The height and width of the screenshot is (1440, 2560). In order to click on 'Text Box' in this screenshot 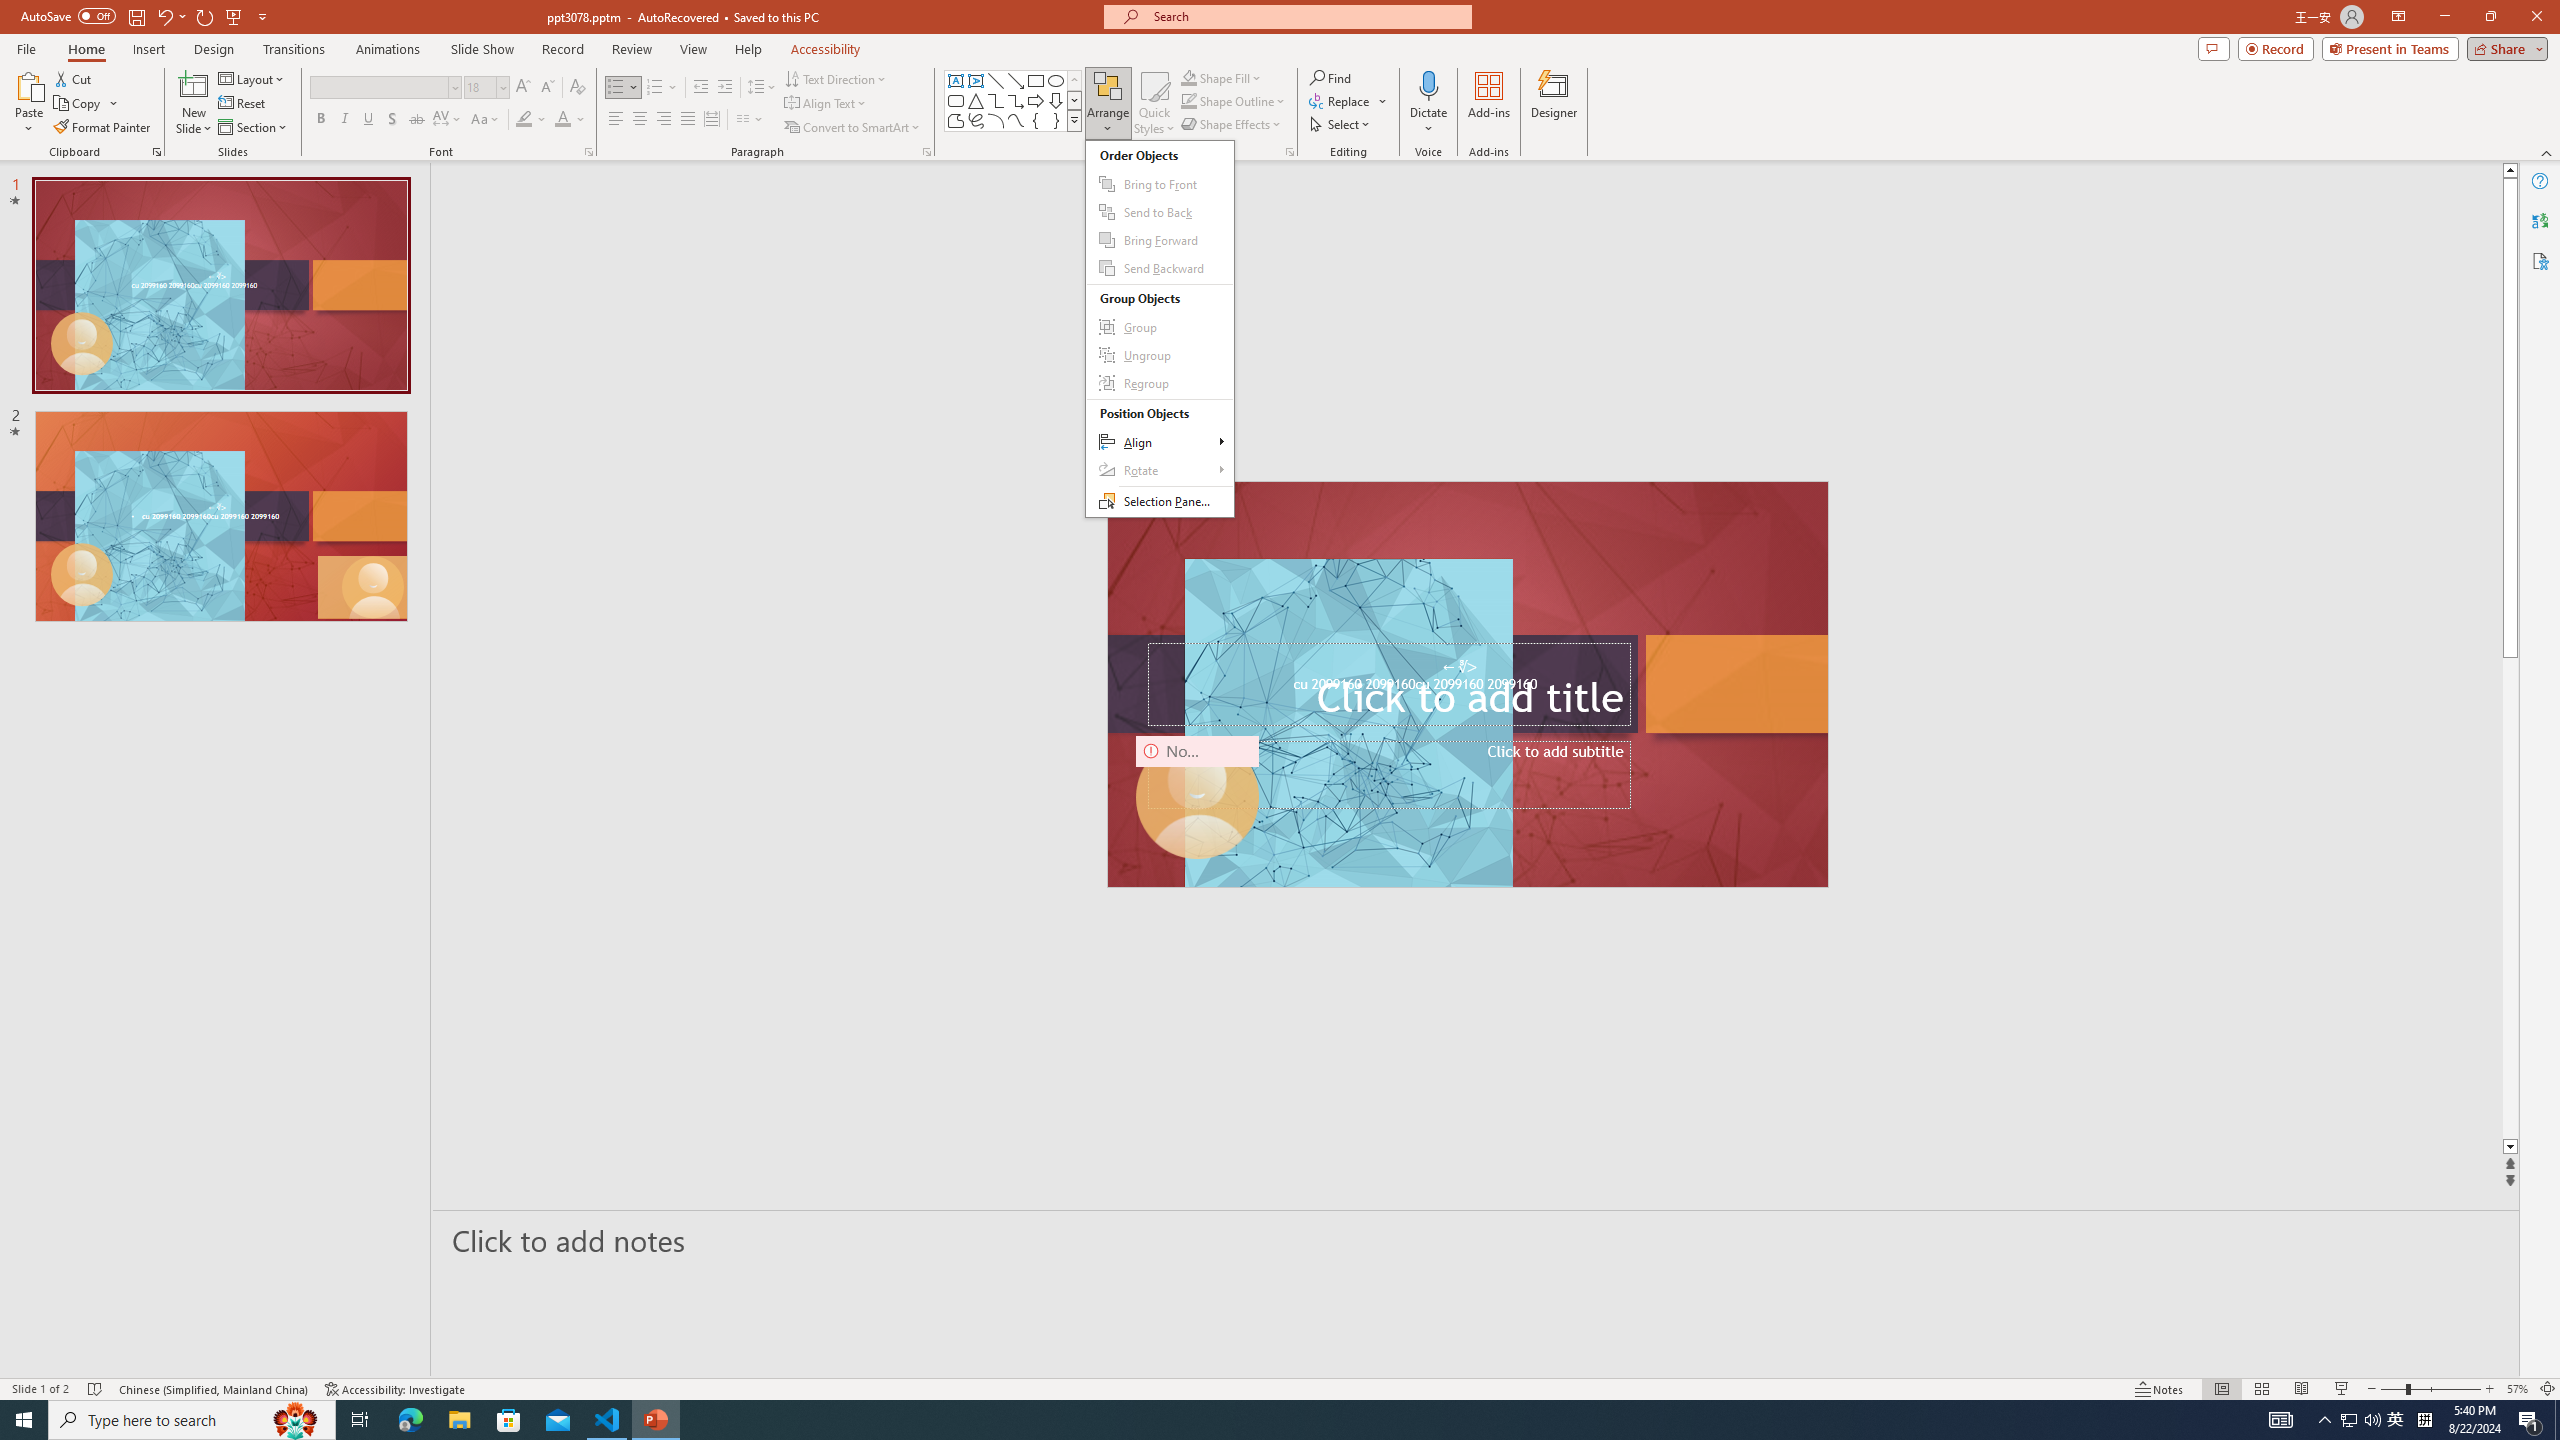, I will do `click(955, 80)`.